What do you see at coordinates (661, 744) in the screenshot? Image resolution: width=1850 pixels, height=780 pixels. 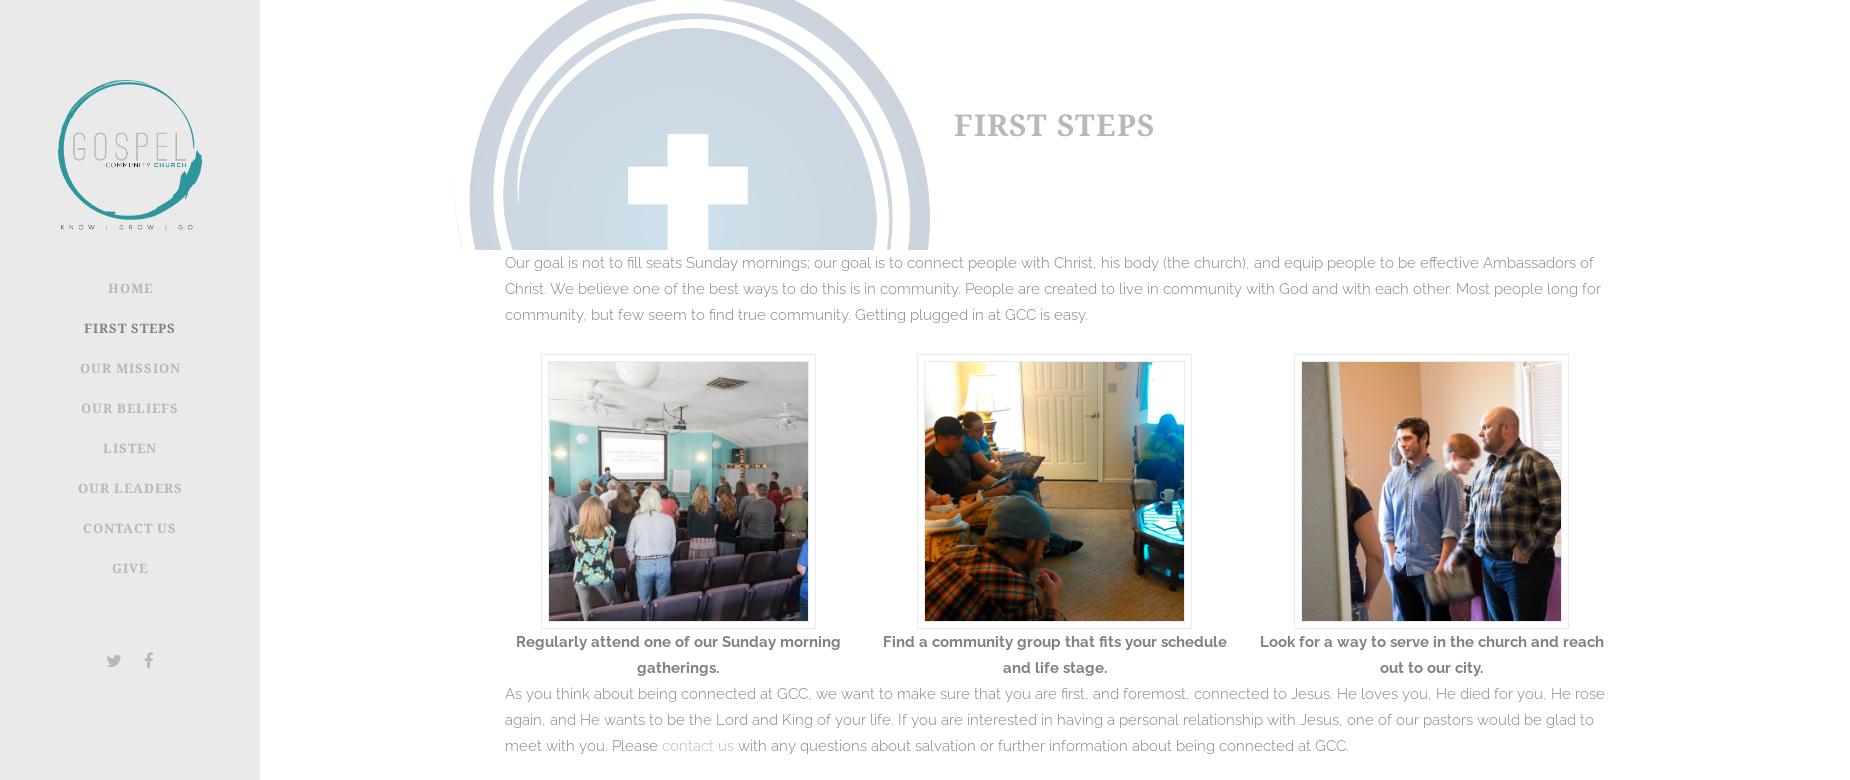 I see `'contact us'` at bounding box center [661, 744].